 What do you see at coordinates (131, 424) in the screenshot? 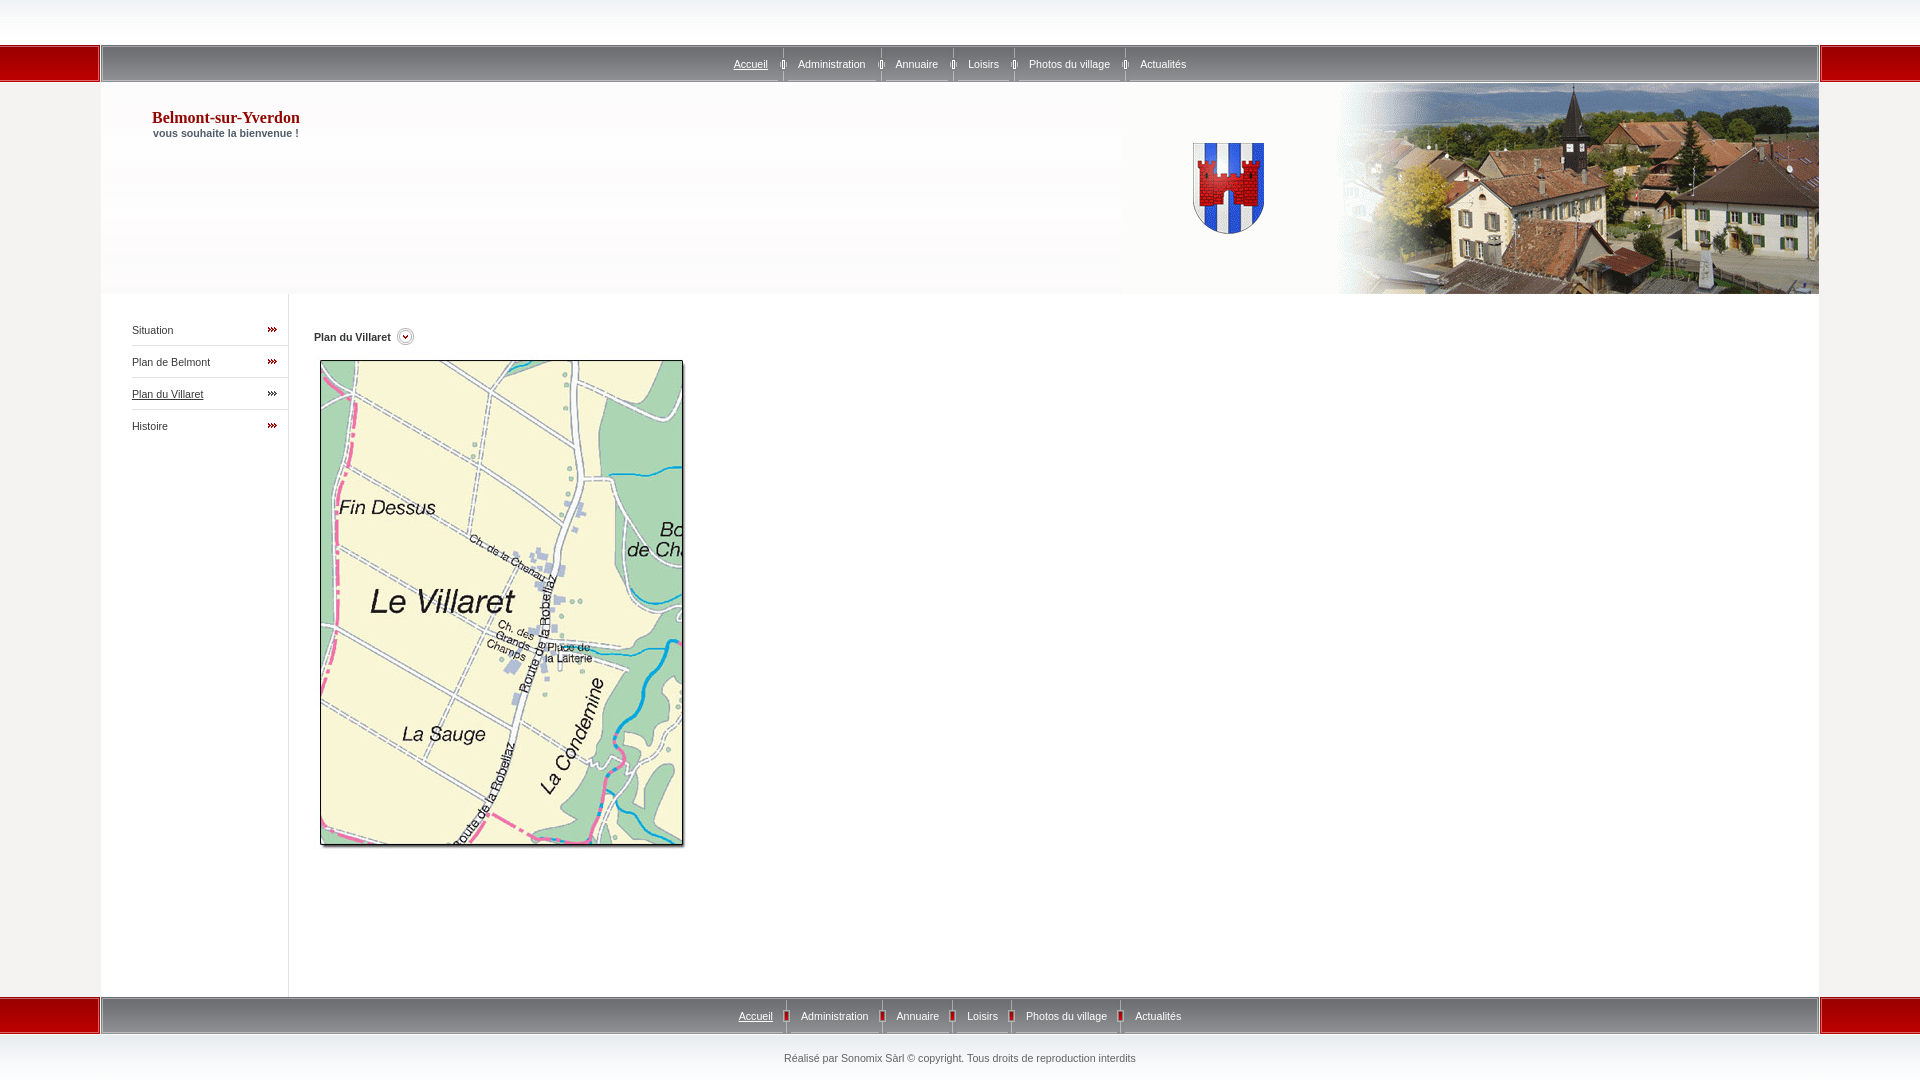
I see `'Histoire'` at bounding box center [131, 424].